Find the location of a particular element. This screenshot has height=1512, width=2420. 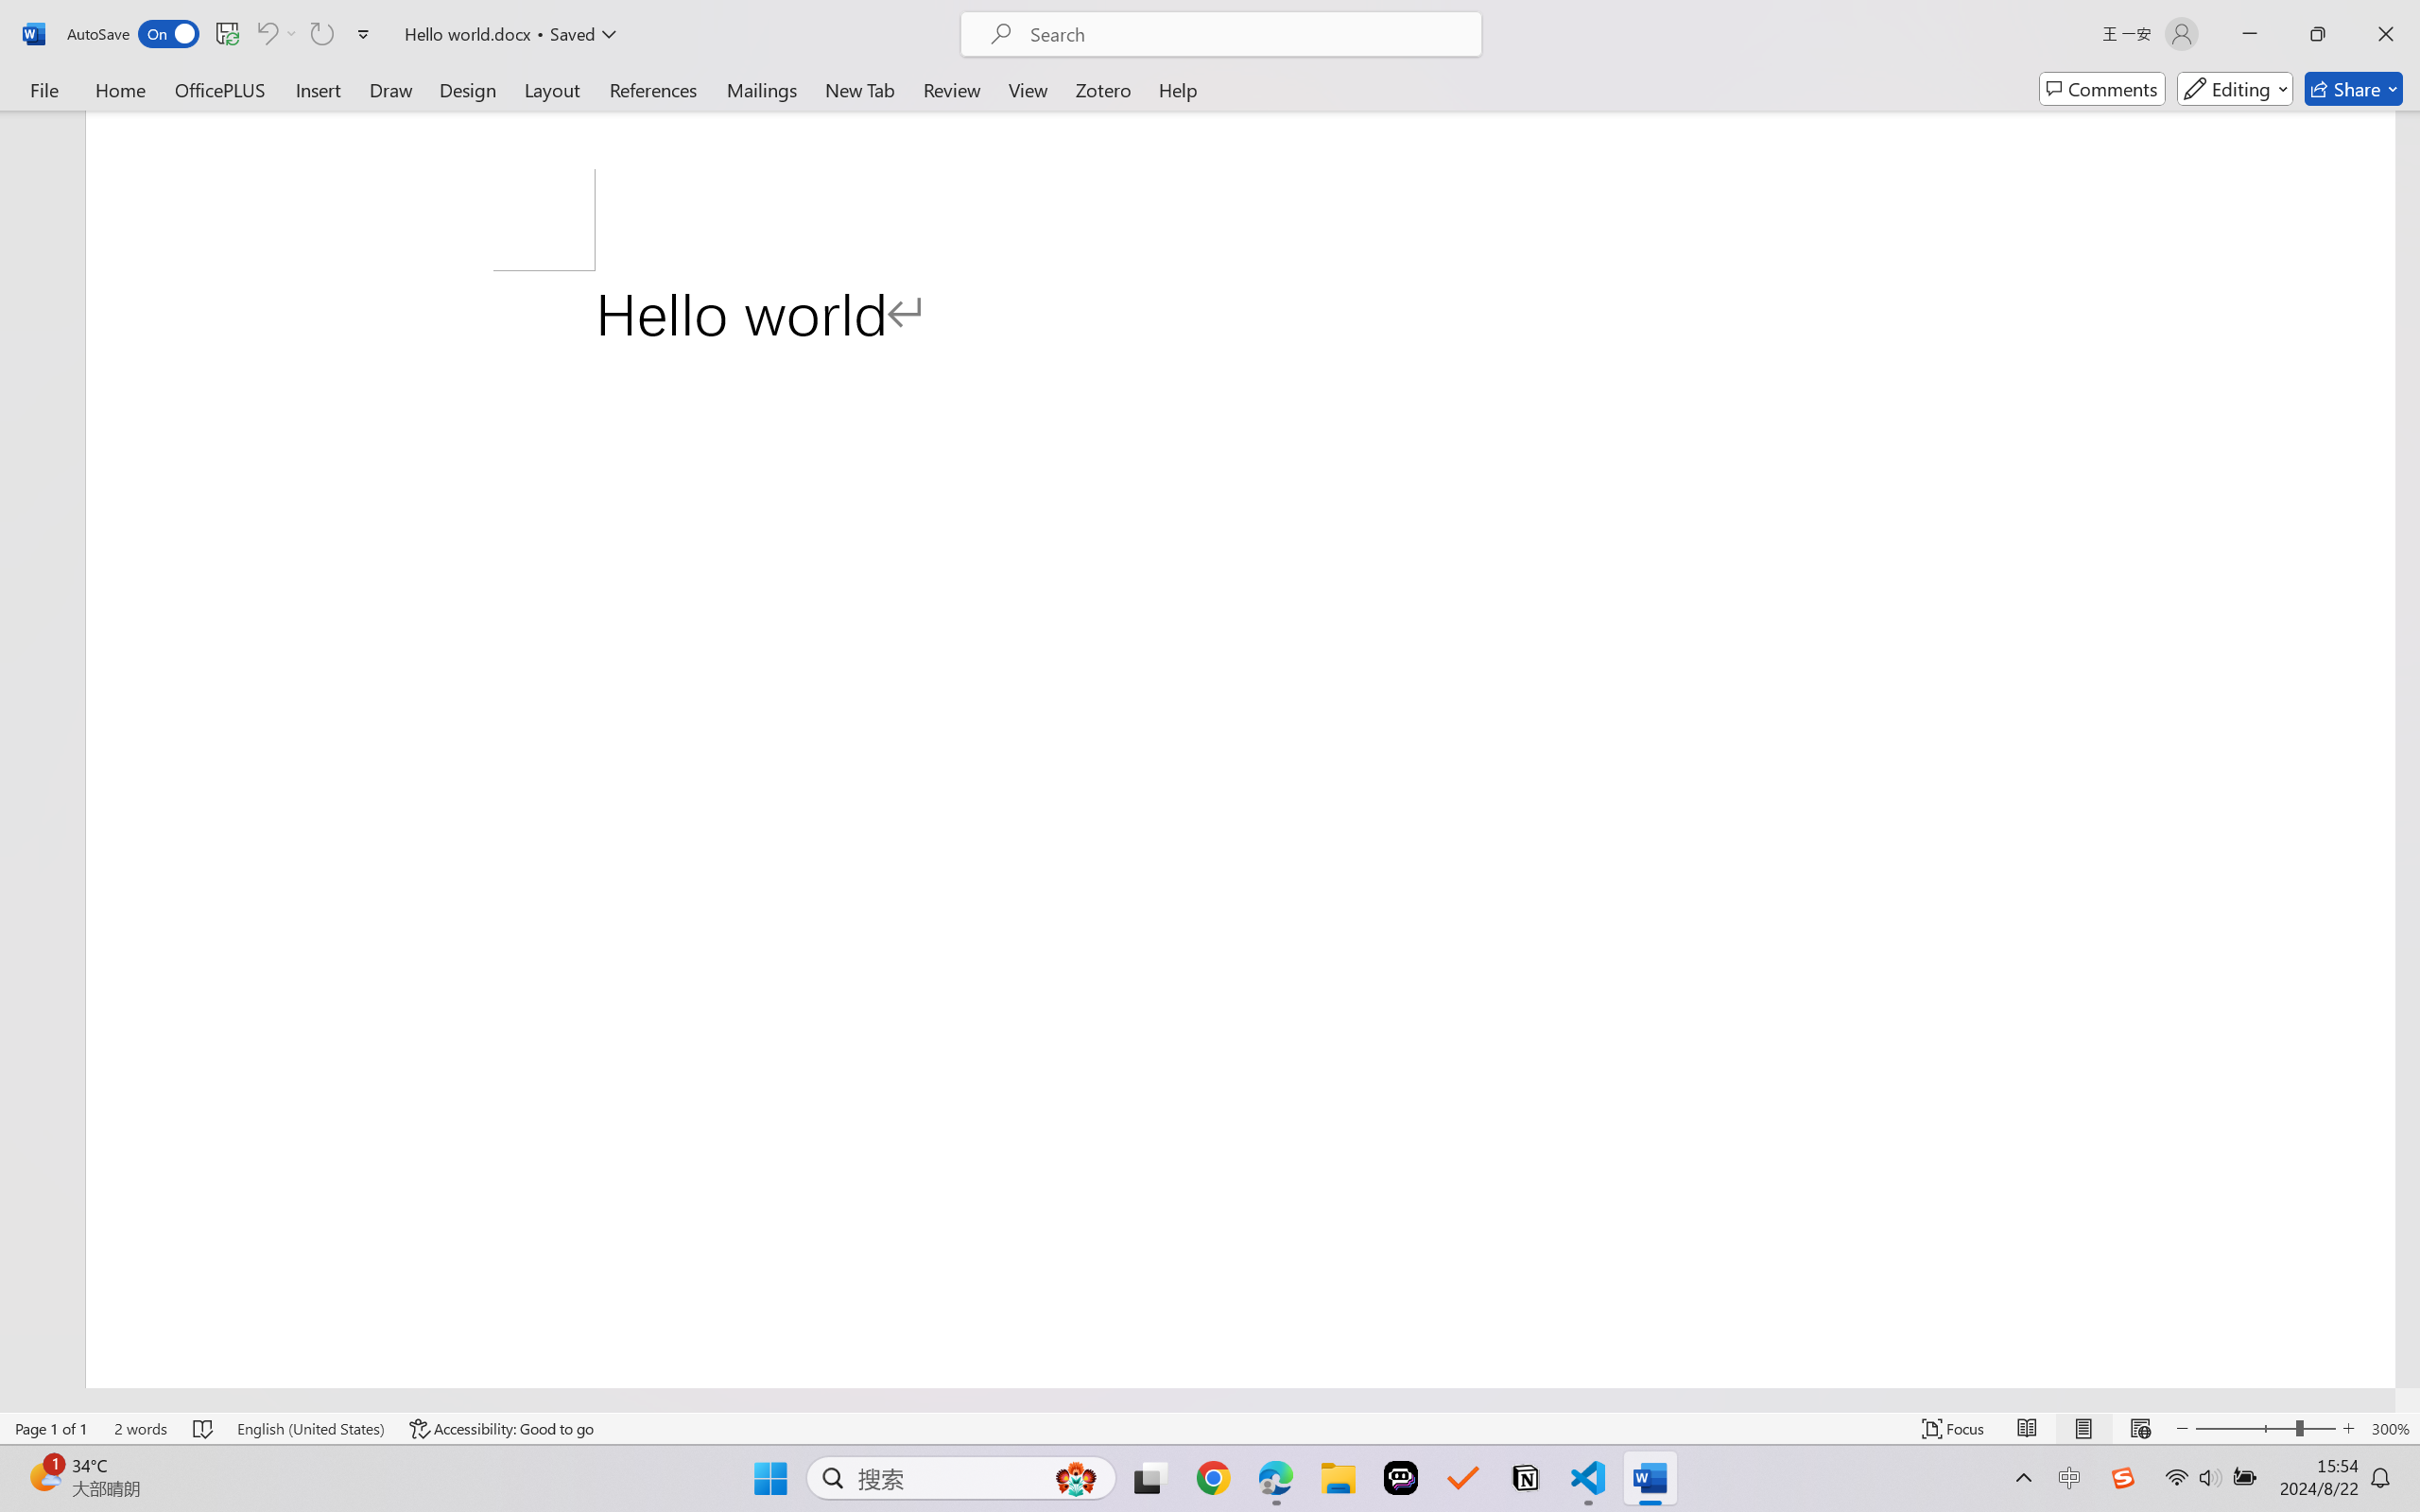

'Home' is located at coordinates (121, 88).